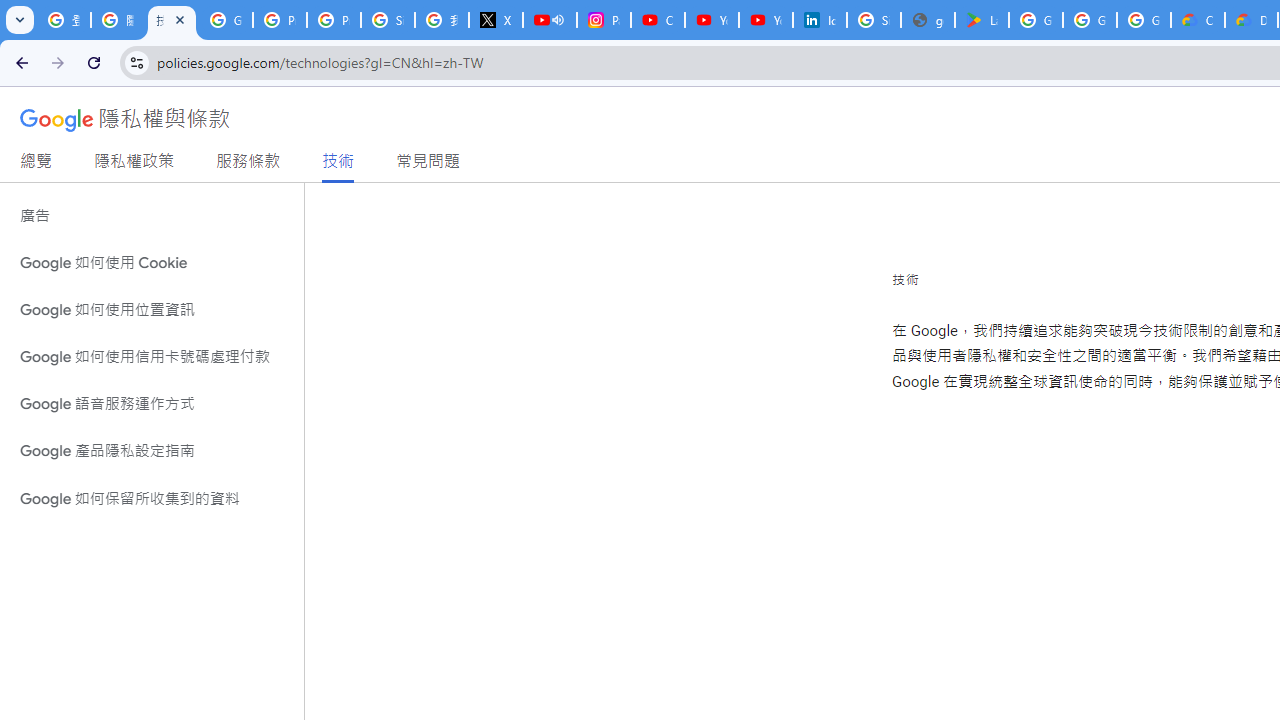 The height and width of the screenshot is (720, 1280). I want to click on 'Google Workspace - Specific Terms', so click(1088, 20).